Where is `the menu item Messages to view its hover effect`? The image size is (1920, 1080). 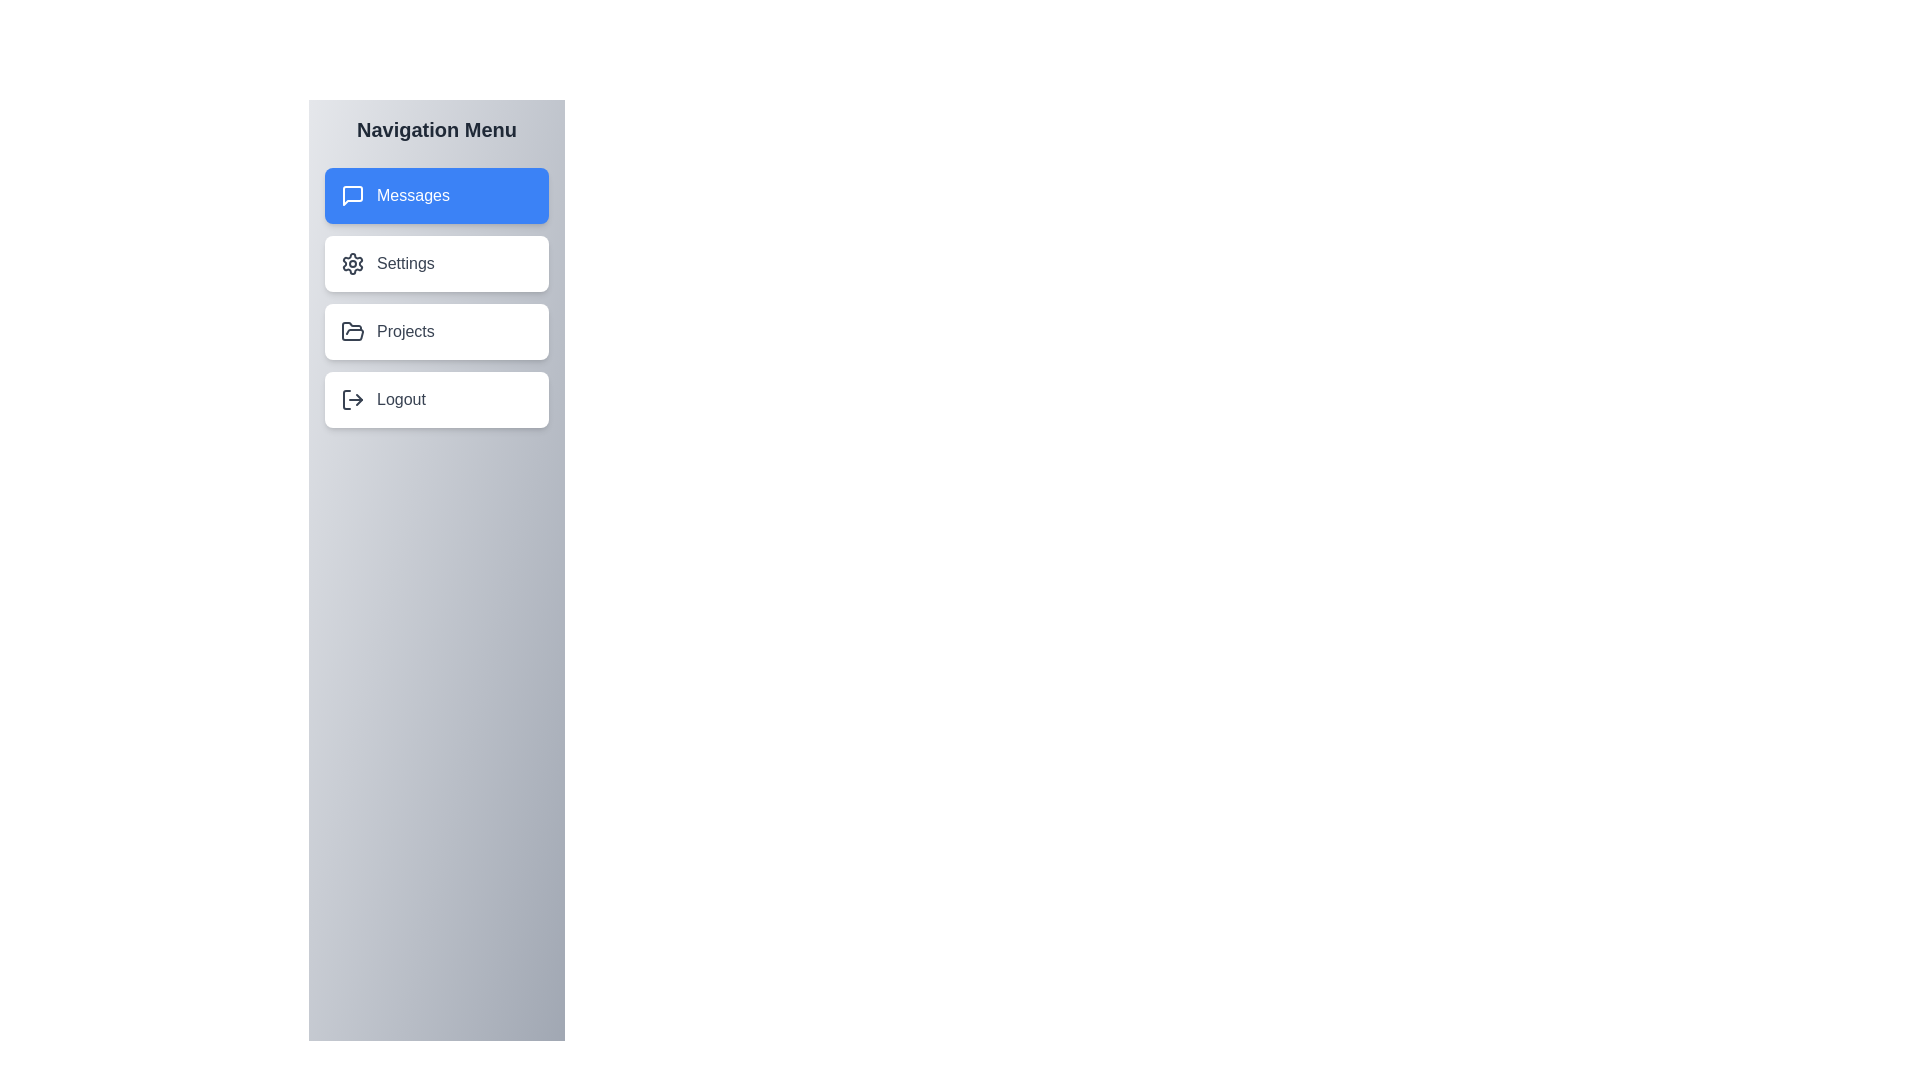 the menu item Messages to view its hover effect is located at coordinates (435, 196).